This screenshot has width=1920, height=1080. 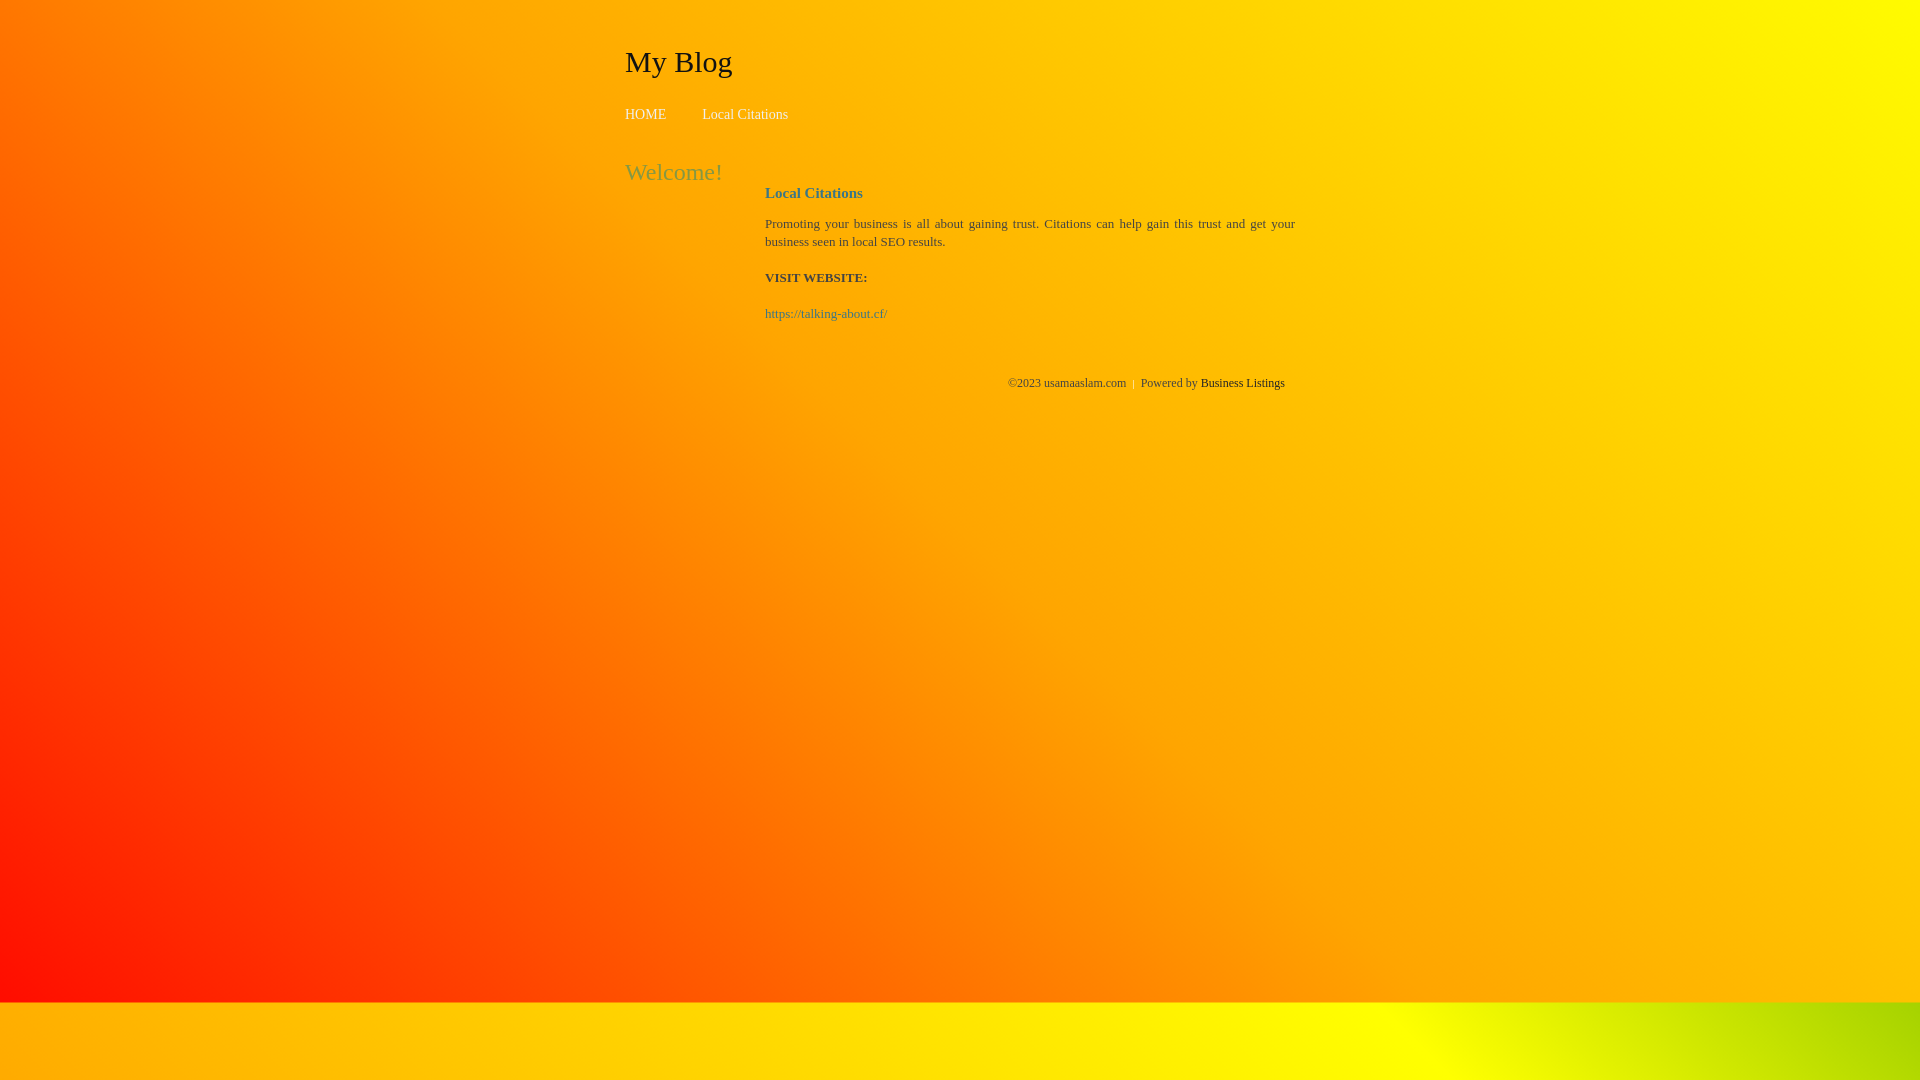 What do you see at coordinates (743, 114) in the screenshot?
I see `'Local Citations'` at bounding box center [743, 114].